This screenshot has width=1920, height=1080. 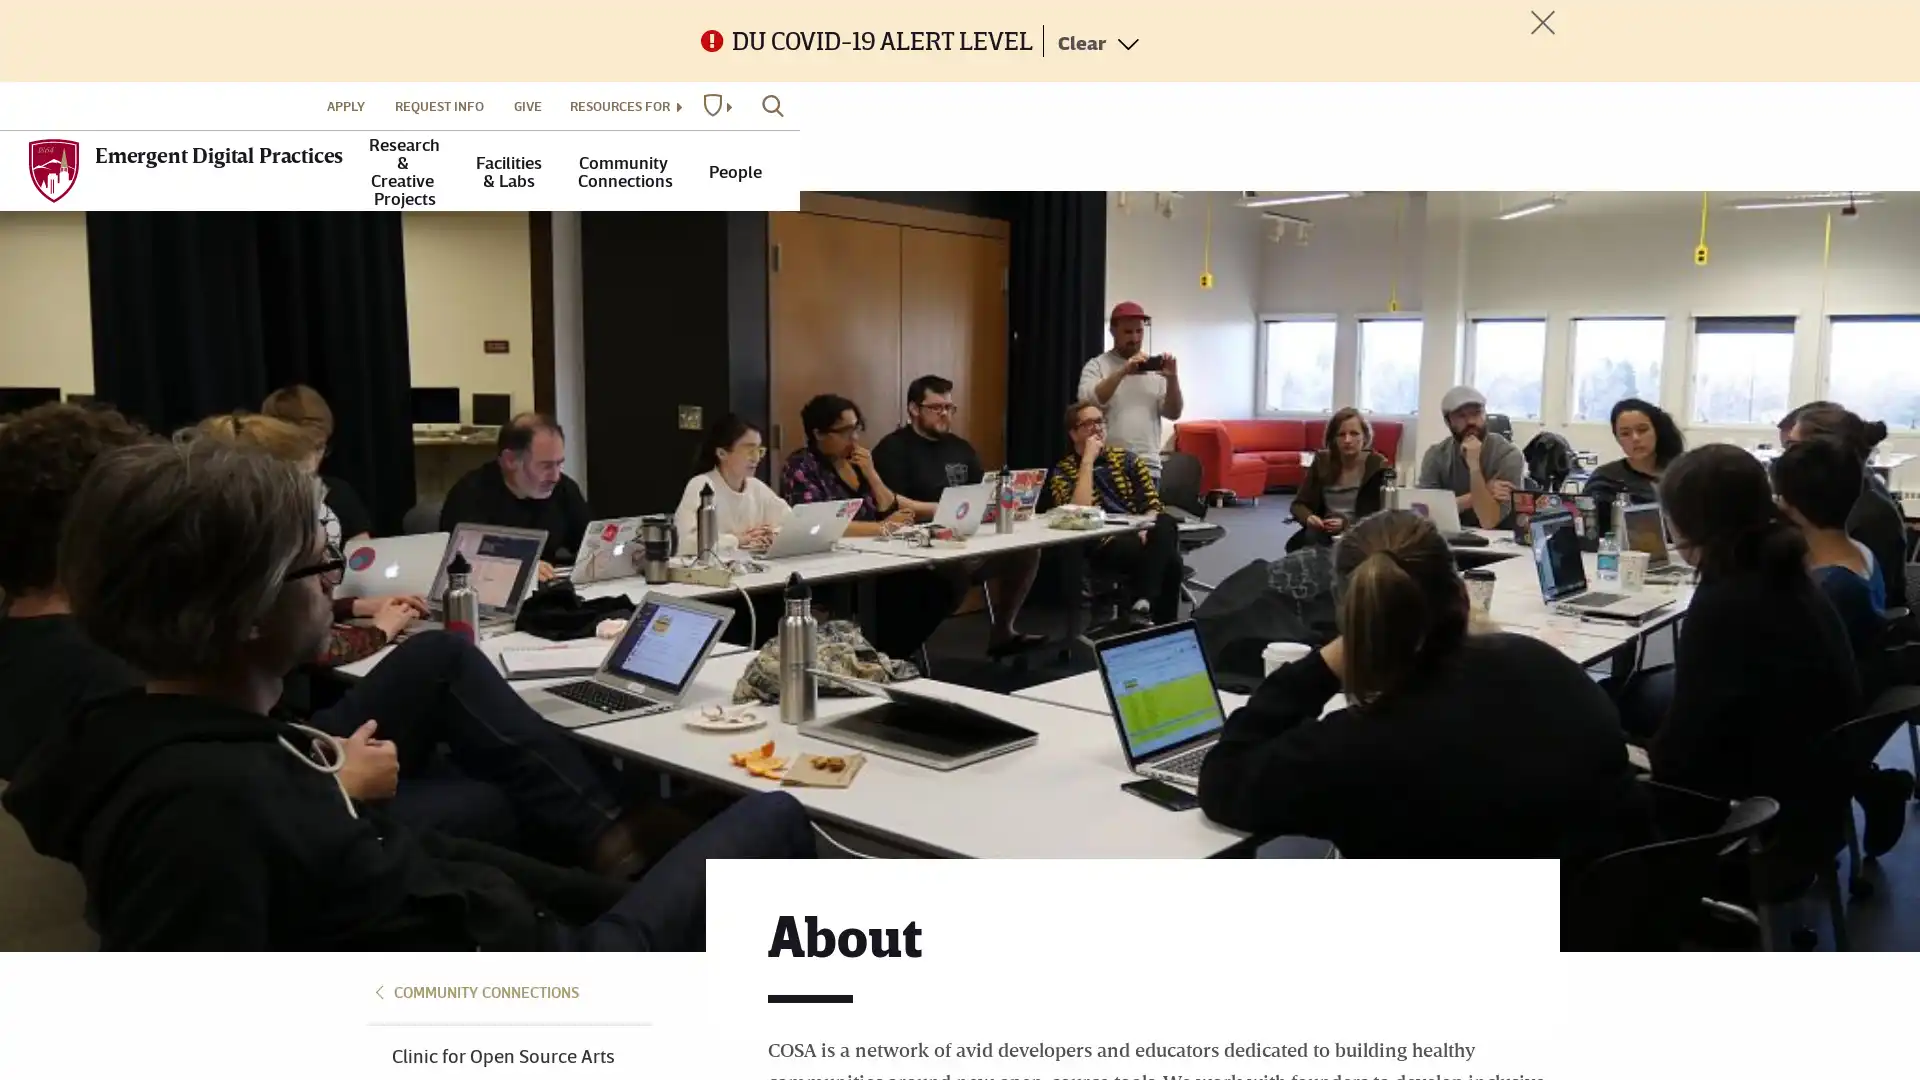 I want to click on SEARCH, so click(x=1531, y=105).